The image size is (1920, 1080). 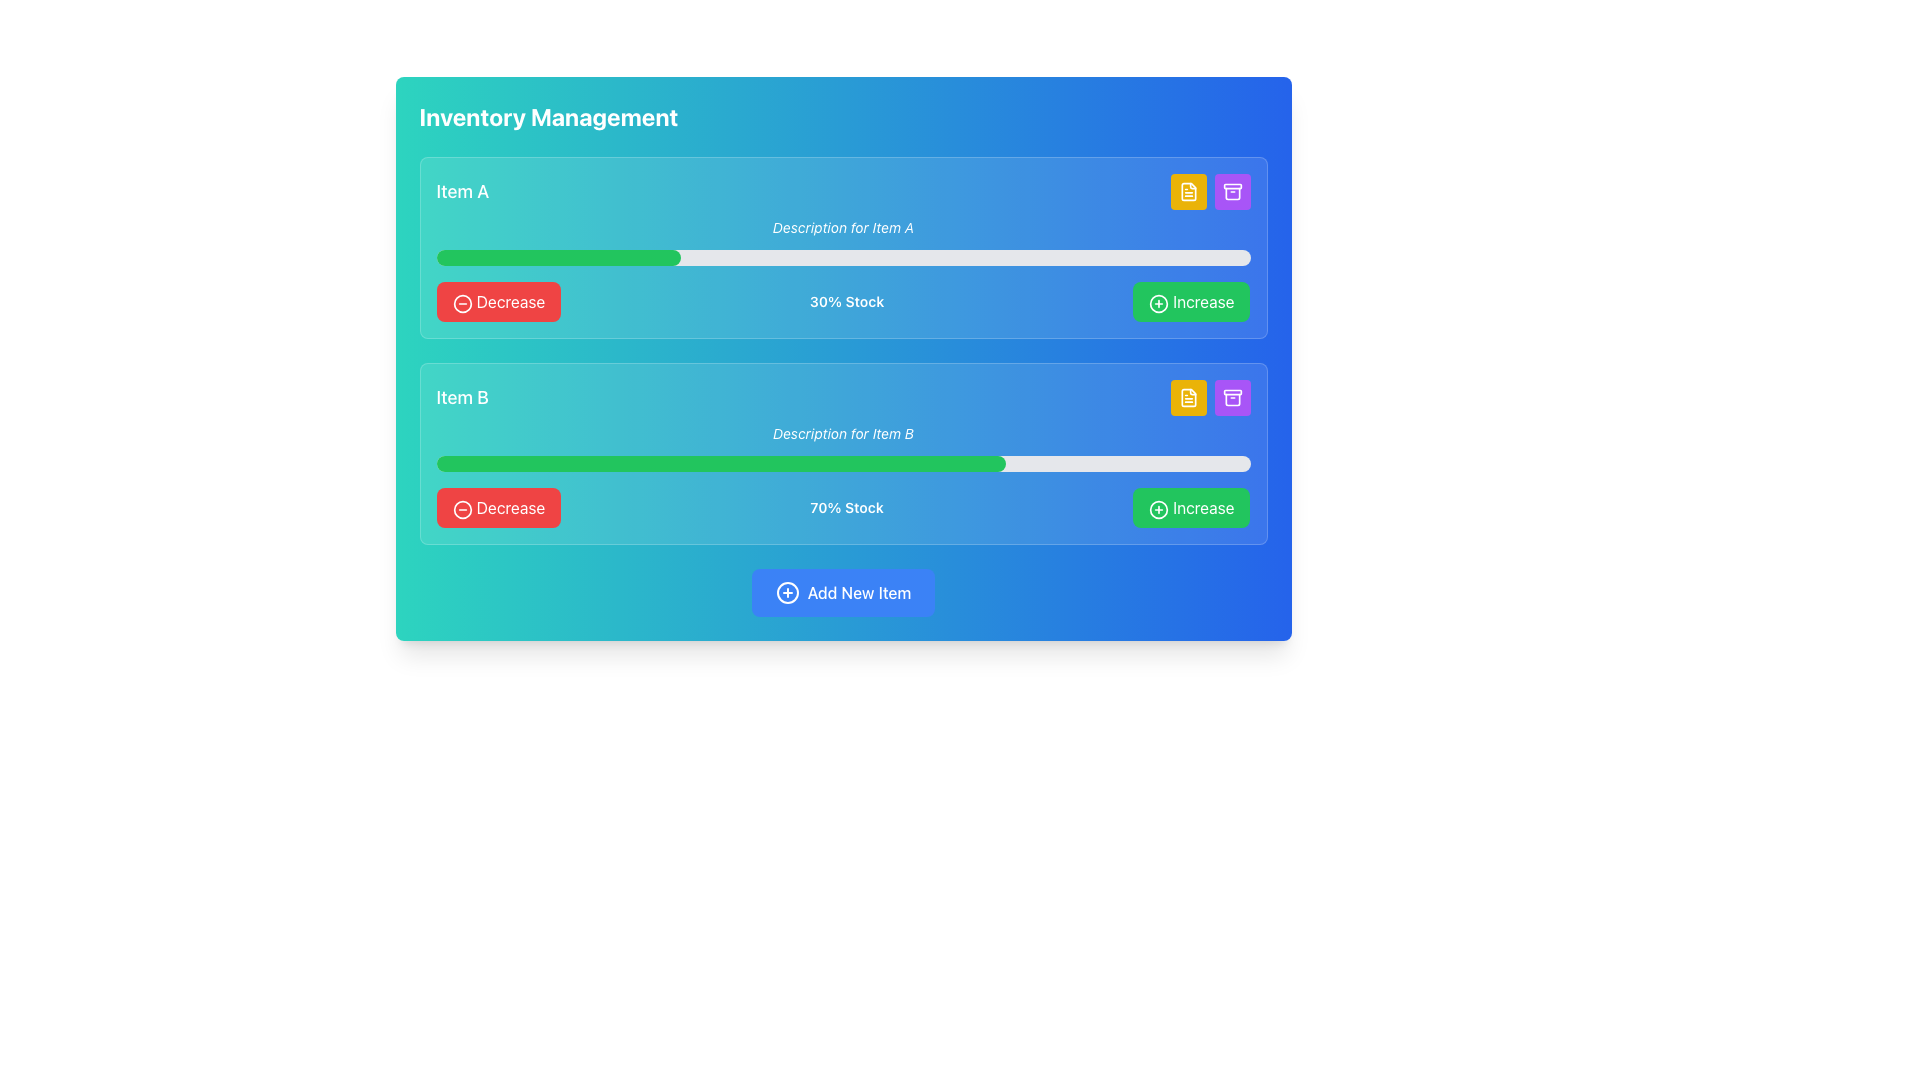 I want to click on the yellow button with a document icon located to the right of the green 'Increase' button and slightly below the progress bar for Item B, so click(x=1188, y=397).